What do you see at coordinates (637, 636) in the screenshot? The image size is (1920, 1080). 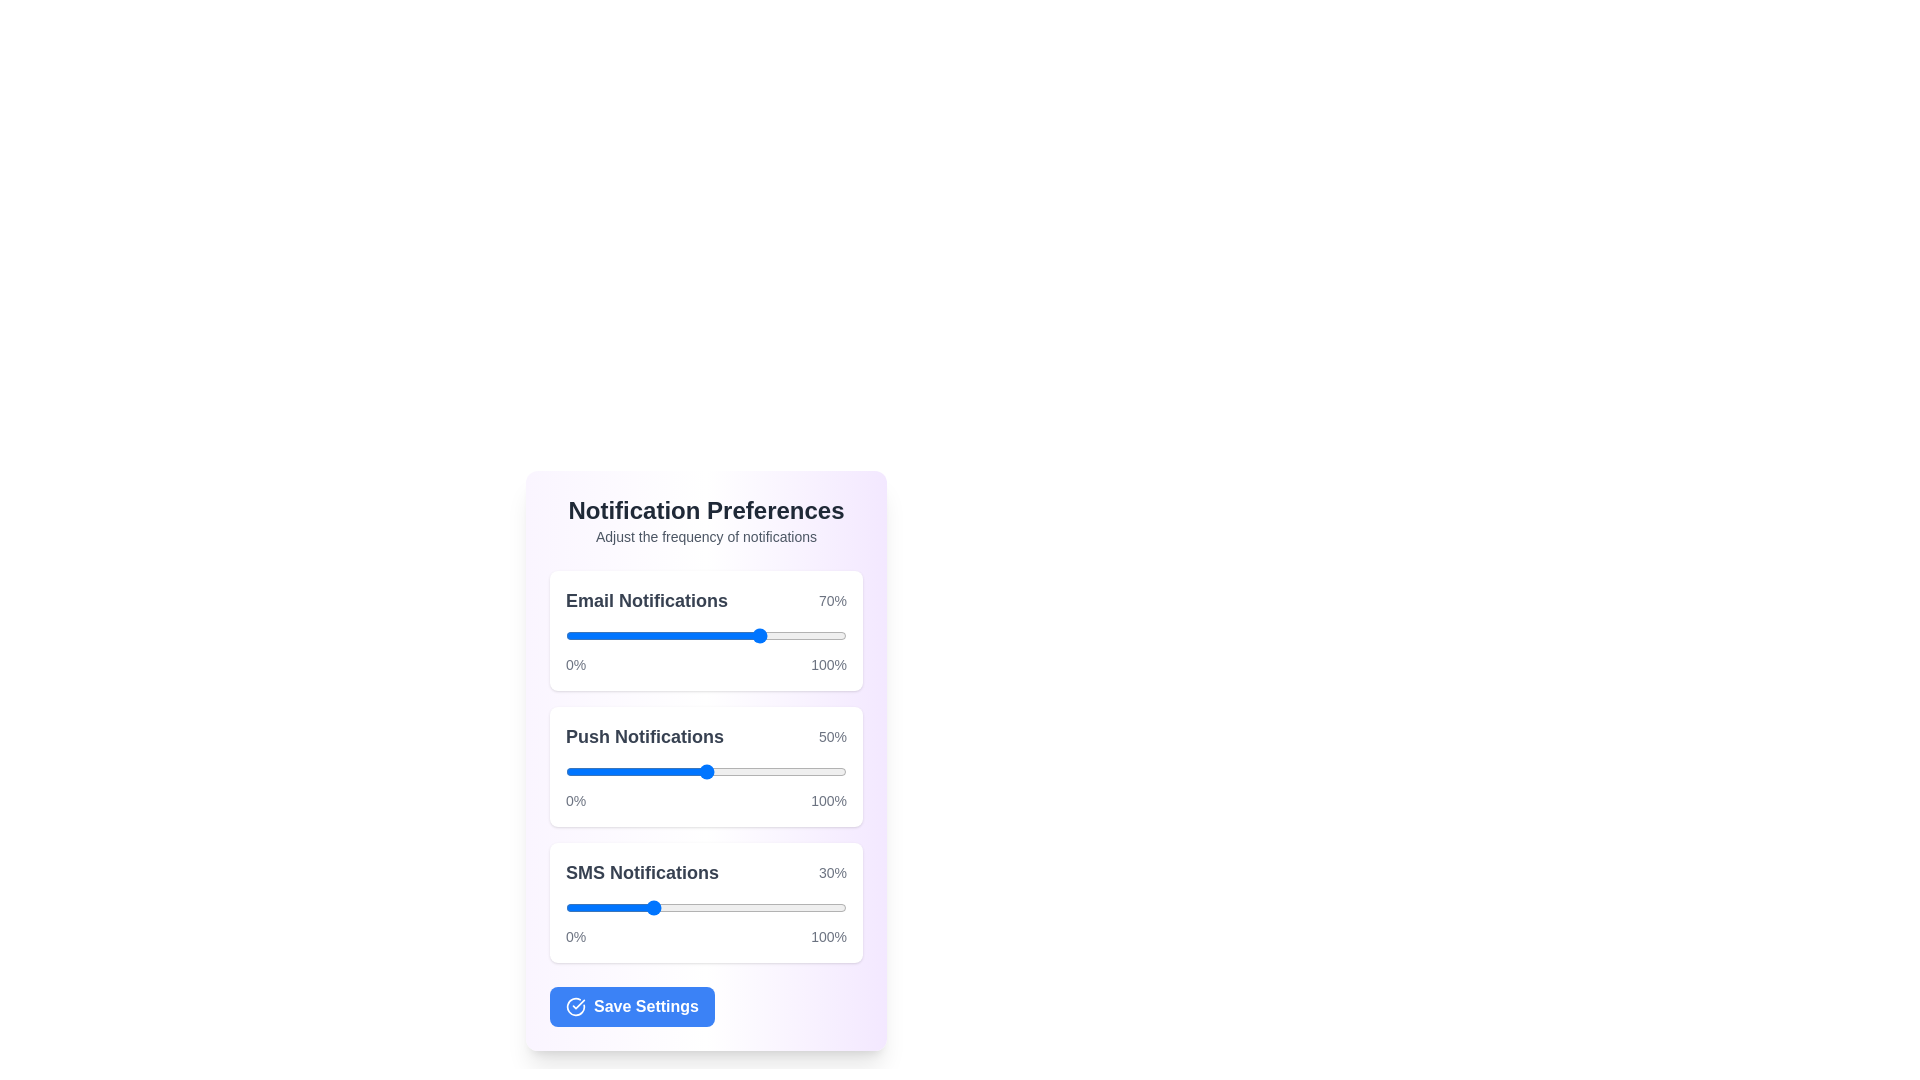 I see `the Email Notification slider` at bounding box center [637, 636].